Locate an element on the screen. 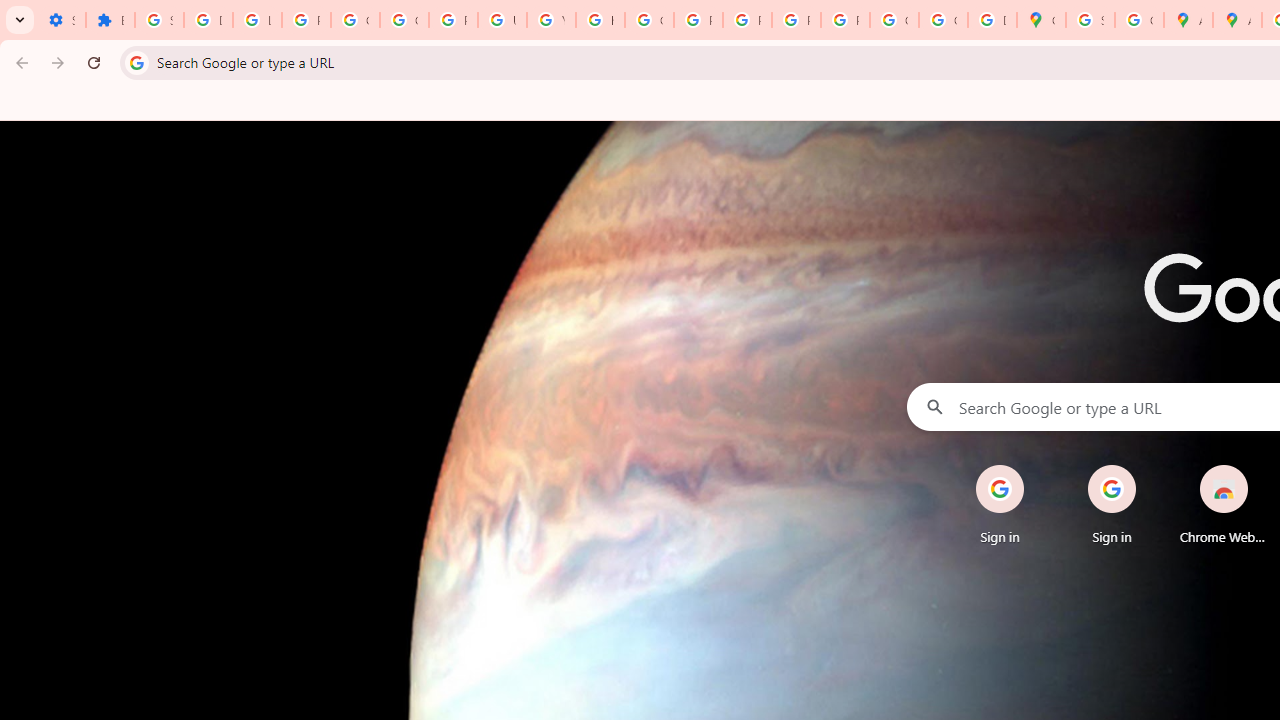  'Delete photos & videos - Computer - Google Photos Help' is located at coordinates (208, 20).